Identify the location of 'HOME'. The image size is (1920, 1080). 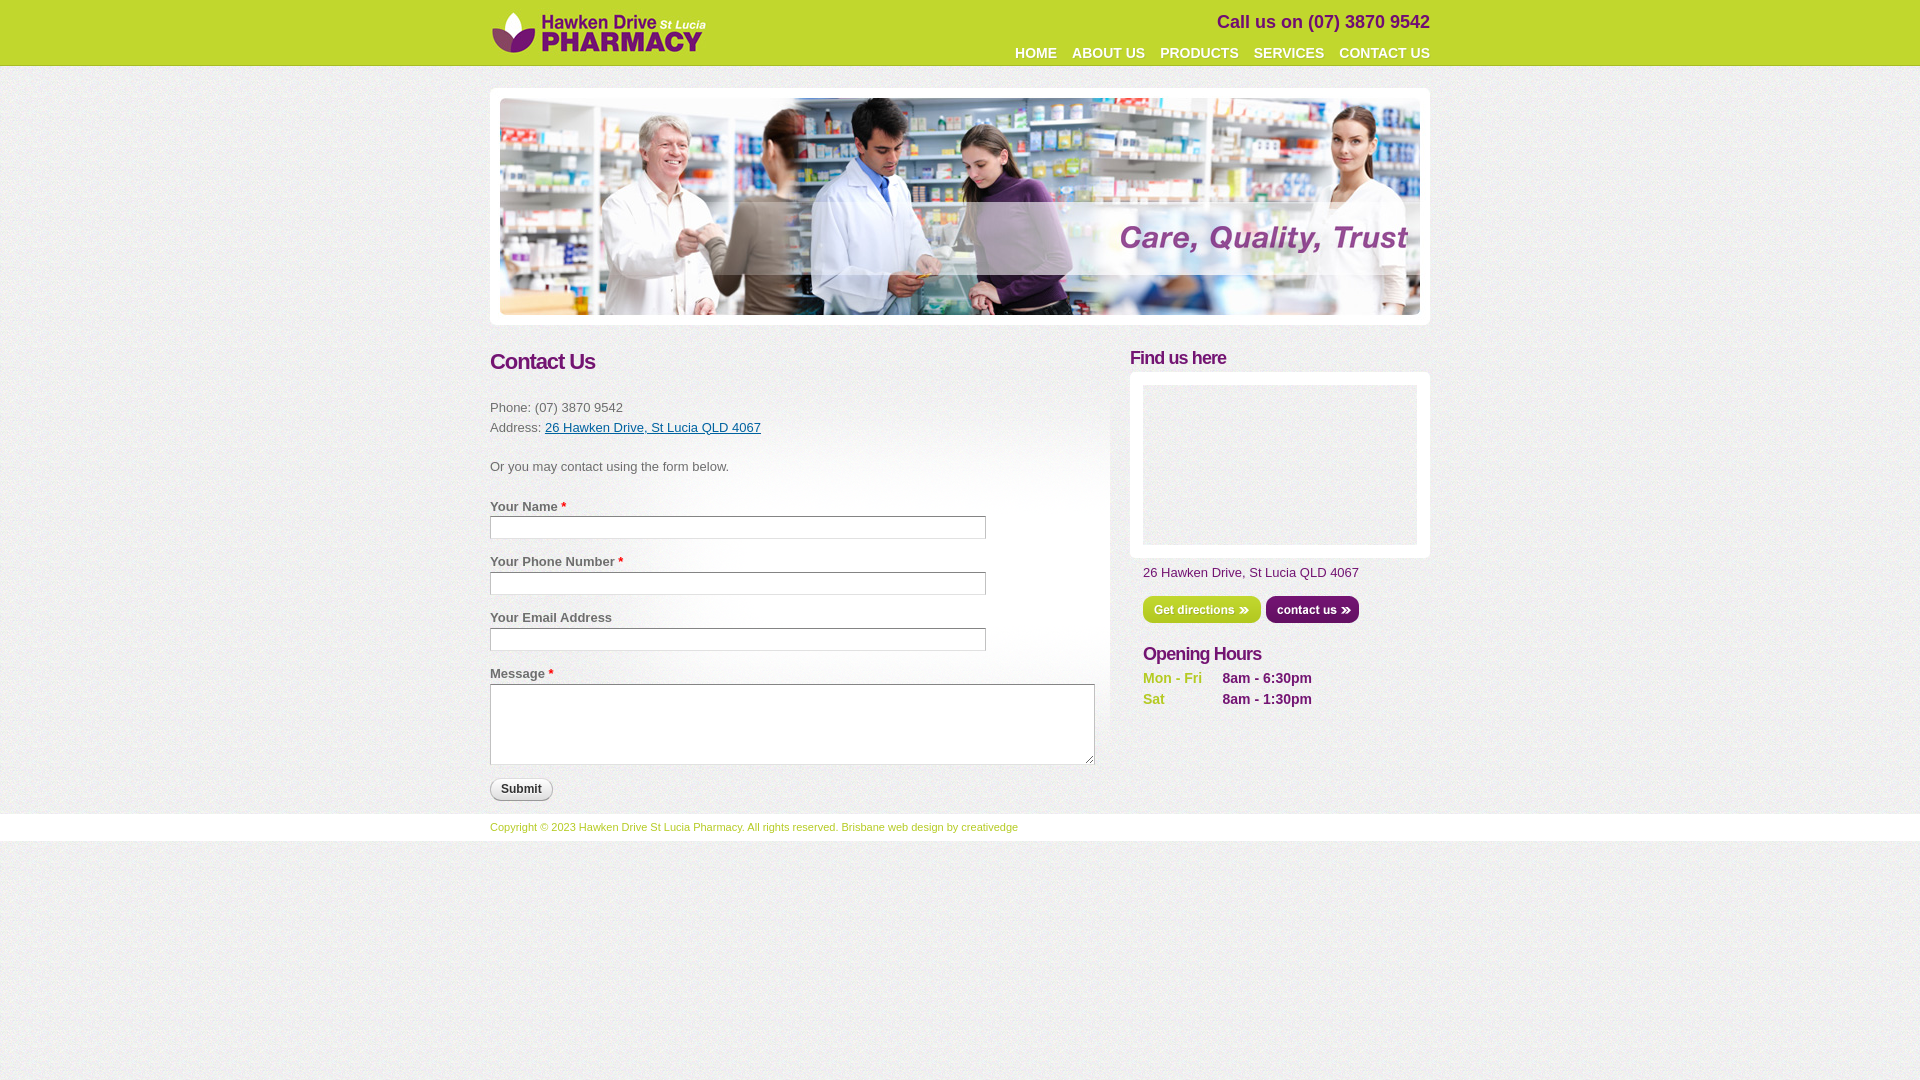
(1009, 52).